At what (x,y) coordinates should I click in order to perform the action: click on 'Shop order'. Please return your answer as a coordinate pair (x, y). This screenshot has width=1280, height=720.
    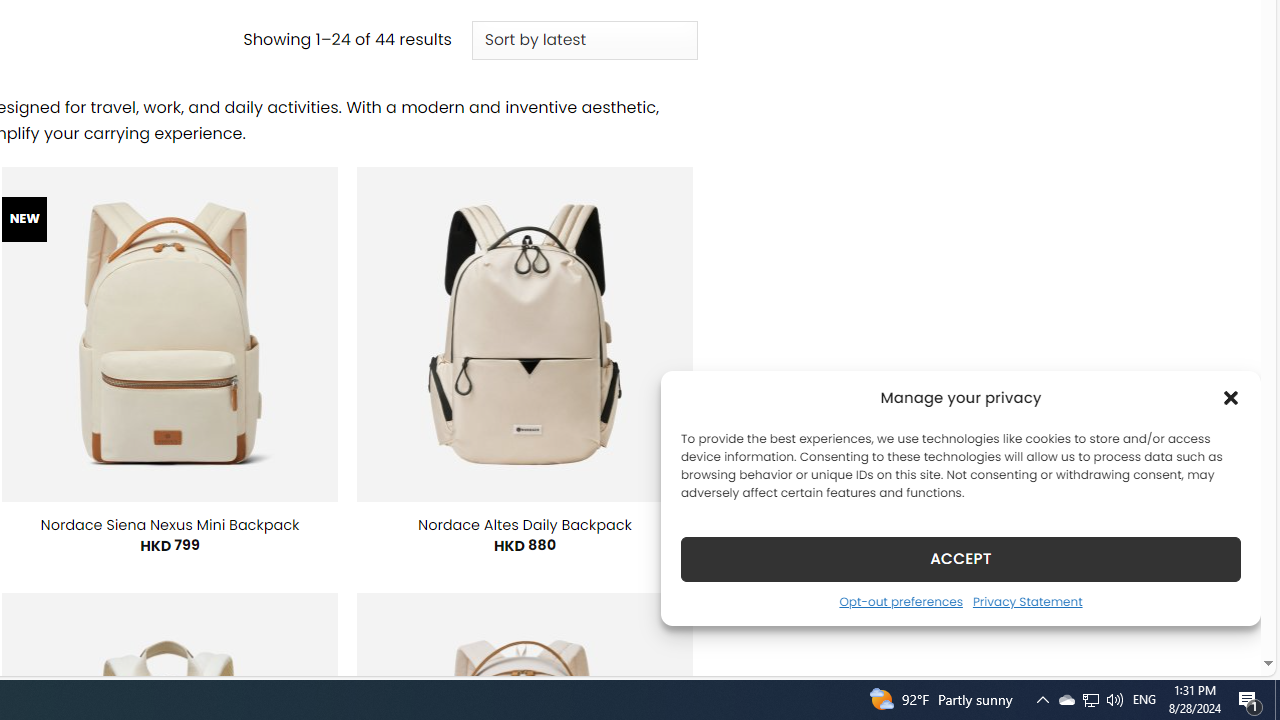
    Looking at the image, I should click on (583, 41).